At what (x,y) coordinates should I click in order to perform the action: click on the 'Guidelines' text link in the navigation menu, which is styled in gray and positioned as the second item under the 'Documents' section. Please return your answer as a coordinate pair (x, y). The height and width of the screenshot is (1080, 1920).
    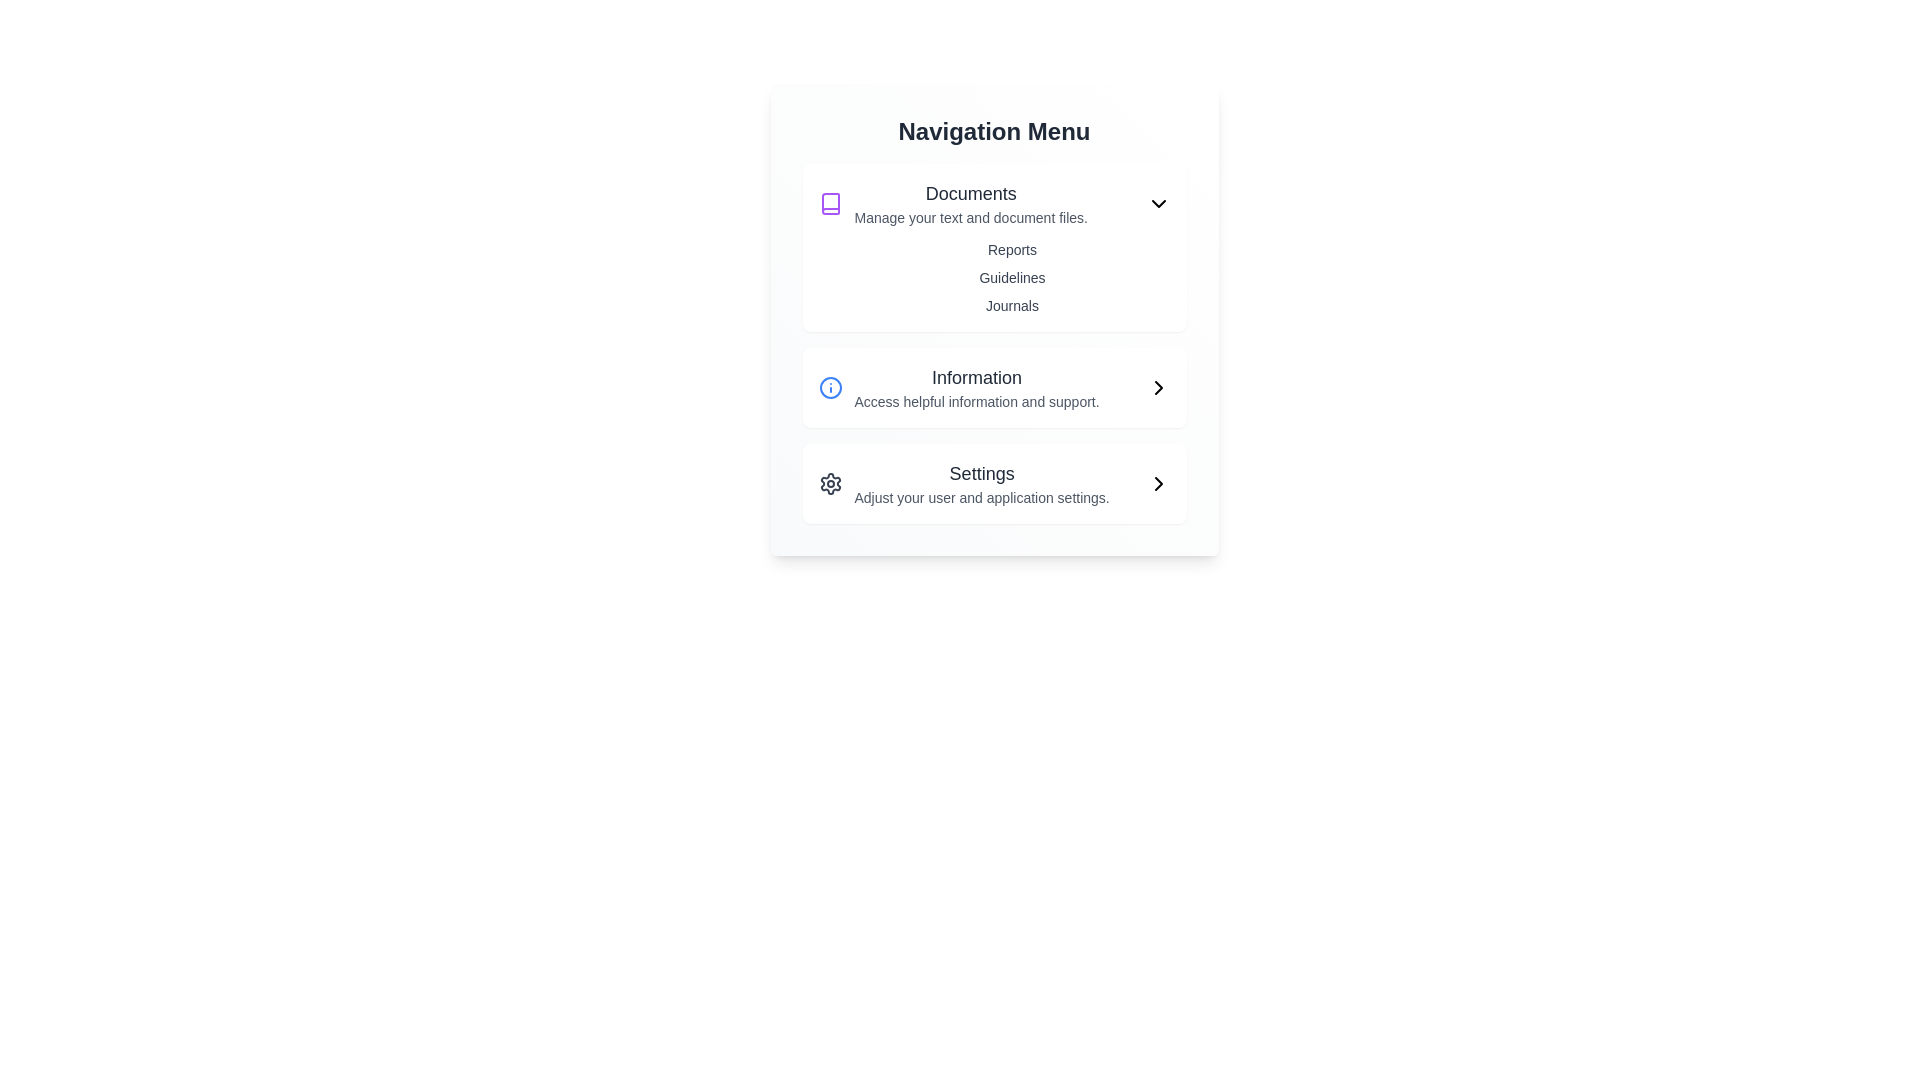
    Looking at the image, I should click on (994, 277).